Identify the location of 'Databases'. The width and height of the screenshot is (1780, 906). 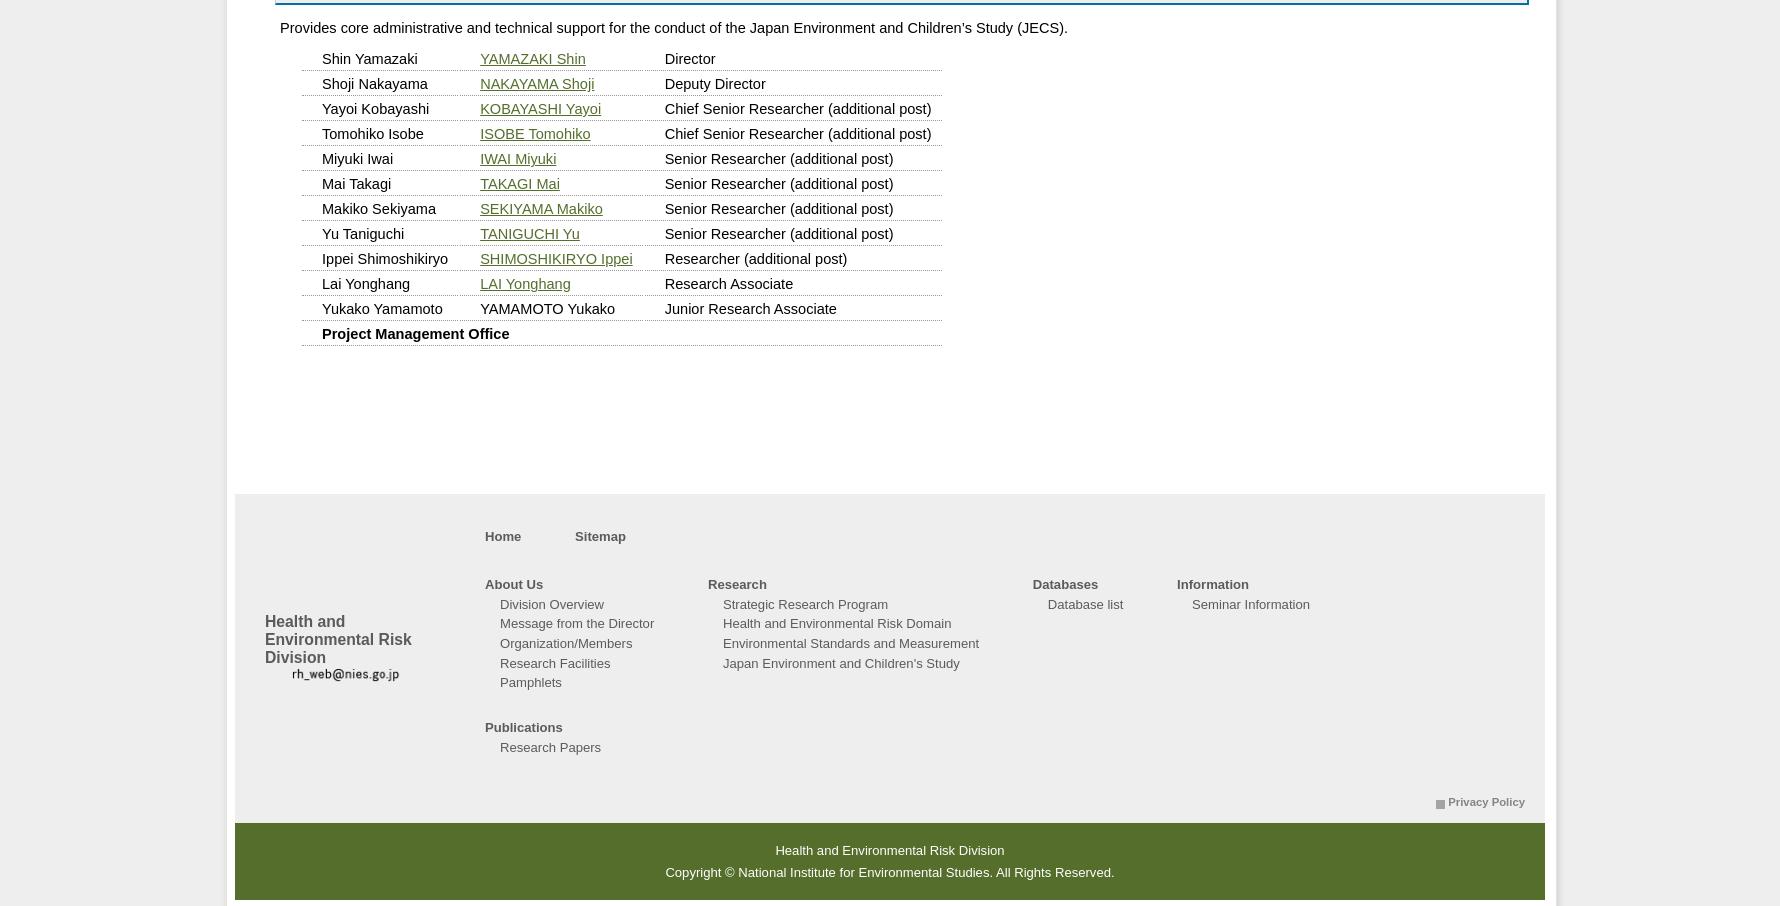
(1064, 583).